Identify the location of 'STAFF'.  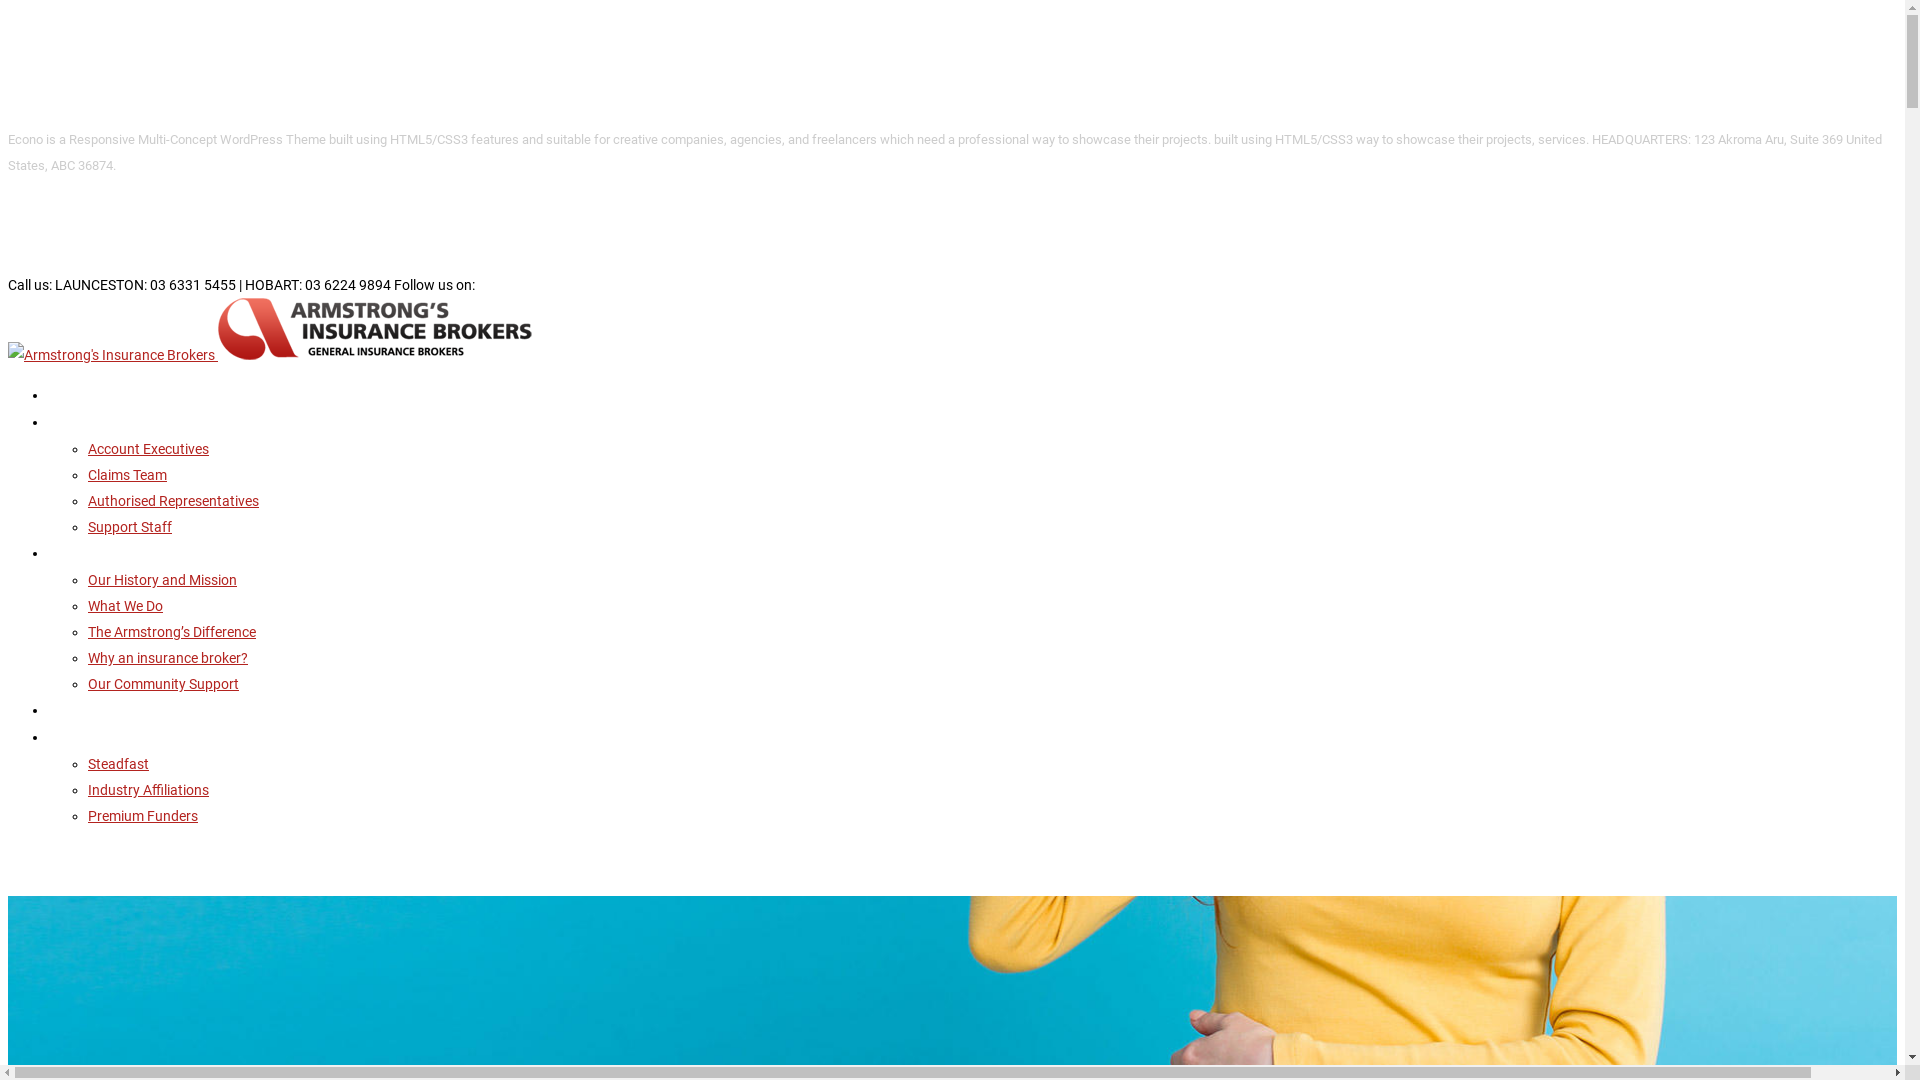
(67, 421).